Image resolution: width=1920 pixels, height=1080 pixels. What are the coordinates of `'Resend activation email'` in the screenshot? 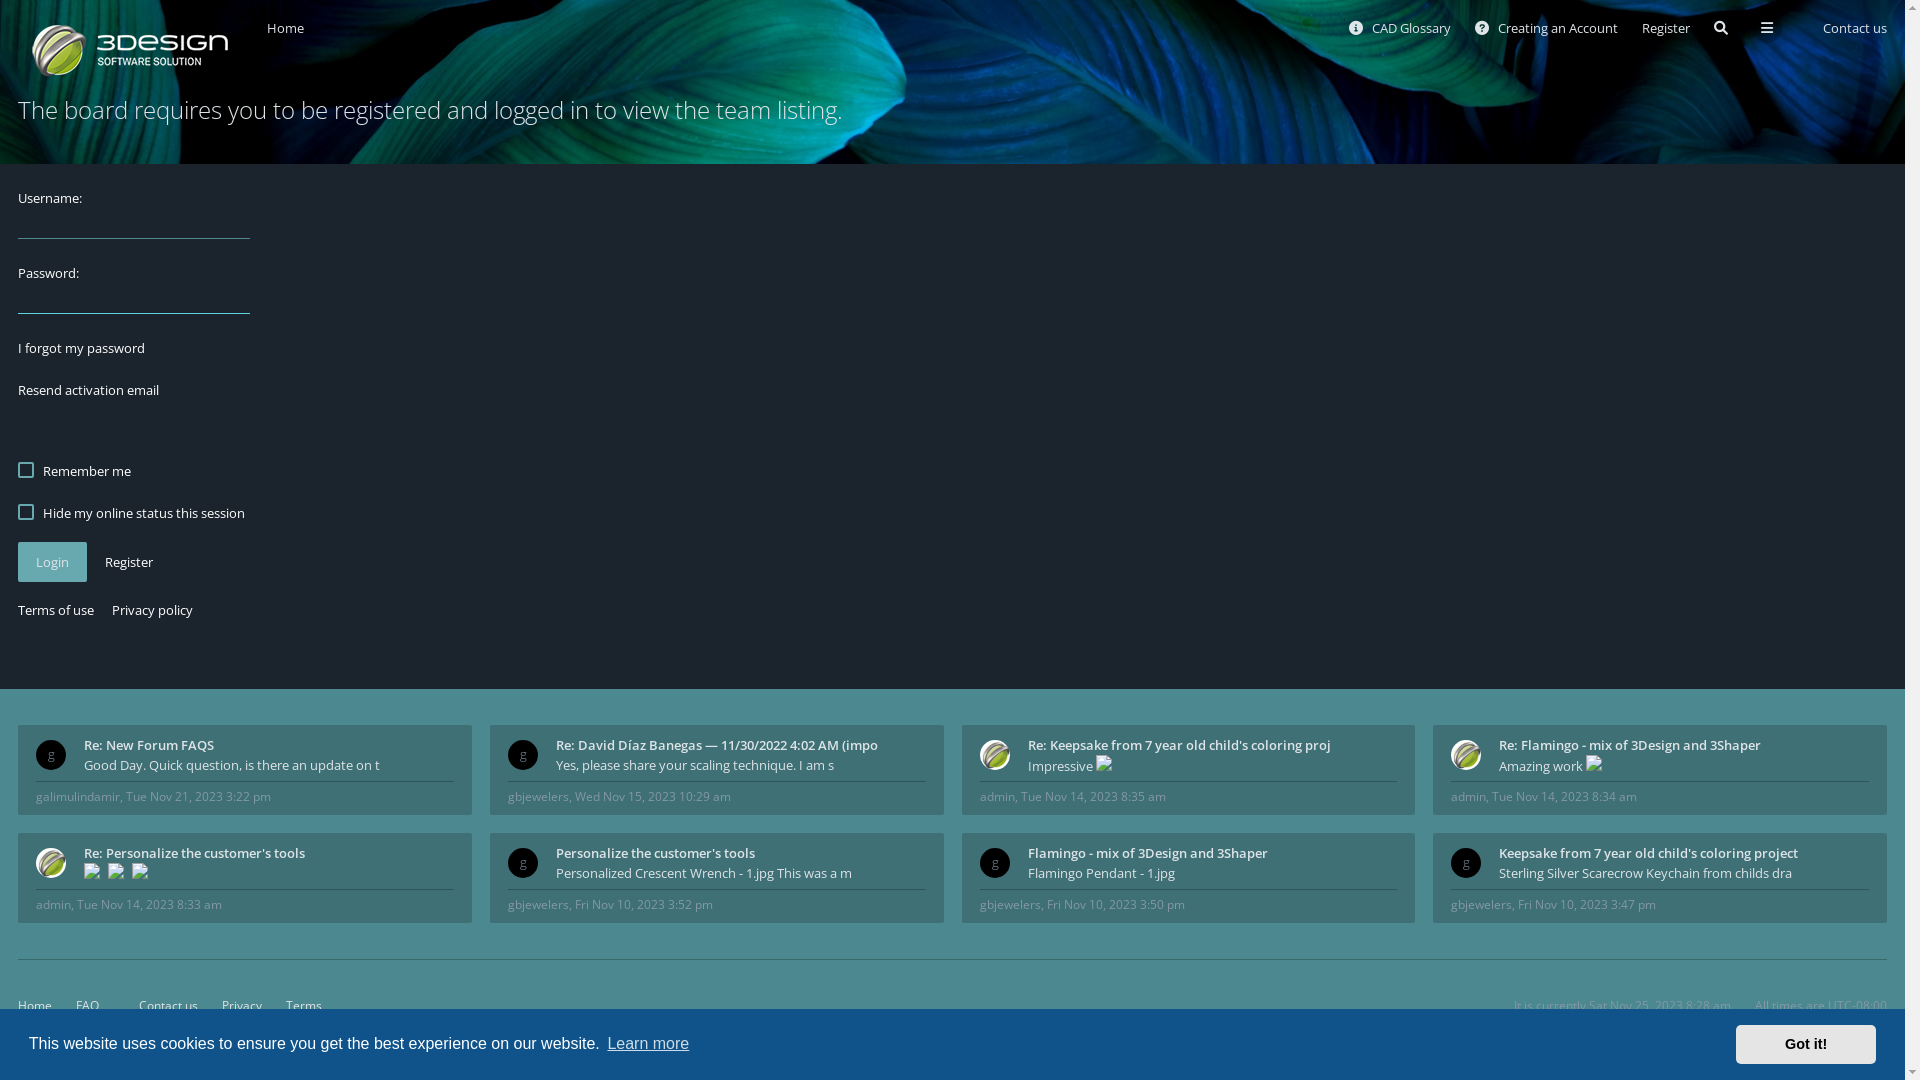 It's located at (87, 389).